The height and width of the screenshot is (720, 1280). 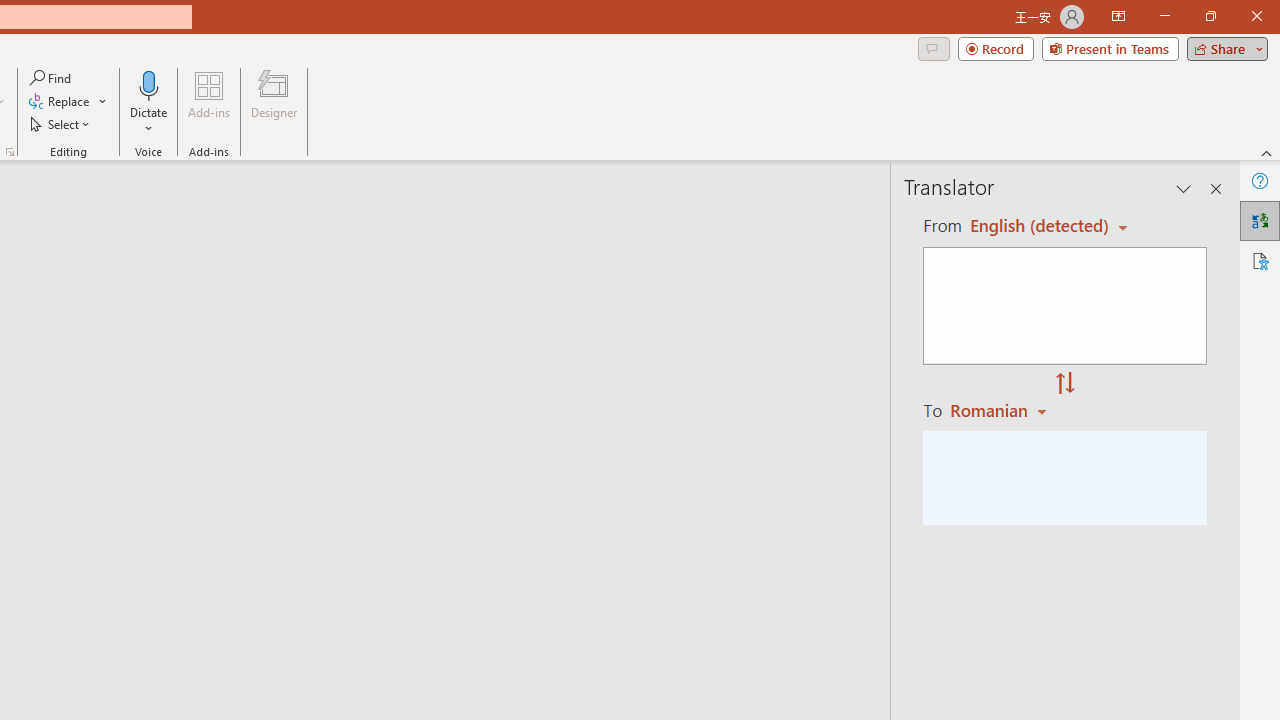 What do you see at coordinates (273, 103) in the screenshot?
I see `'Designer'` at bounding box center [273, 103].